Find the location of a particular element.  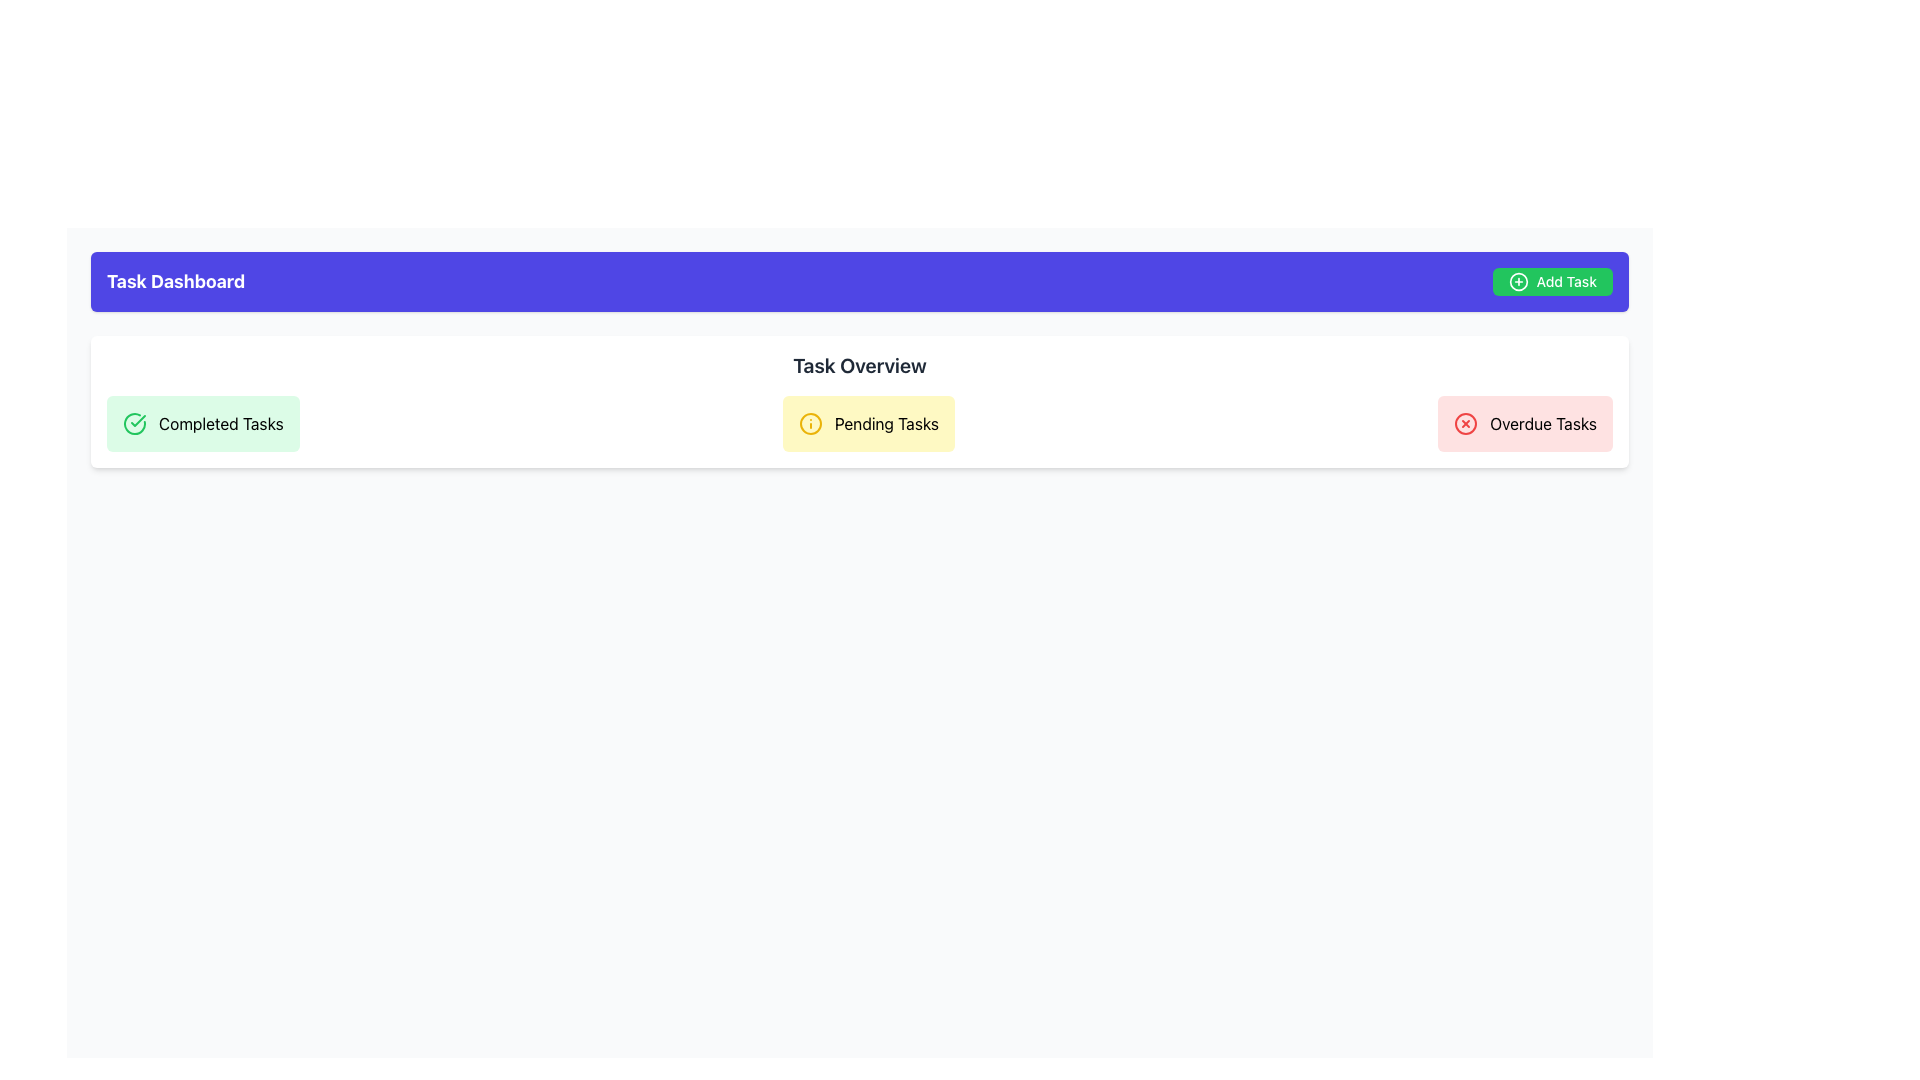

the outer circle of the SVG icon in the 'Completed Tasks' section of the 'Task Overview' to indicate completion or success is located at coordinates (133, 423).